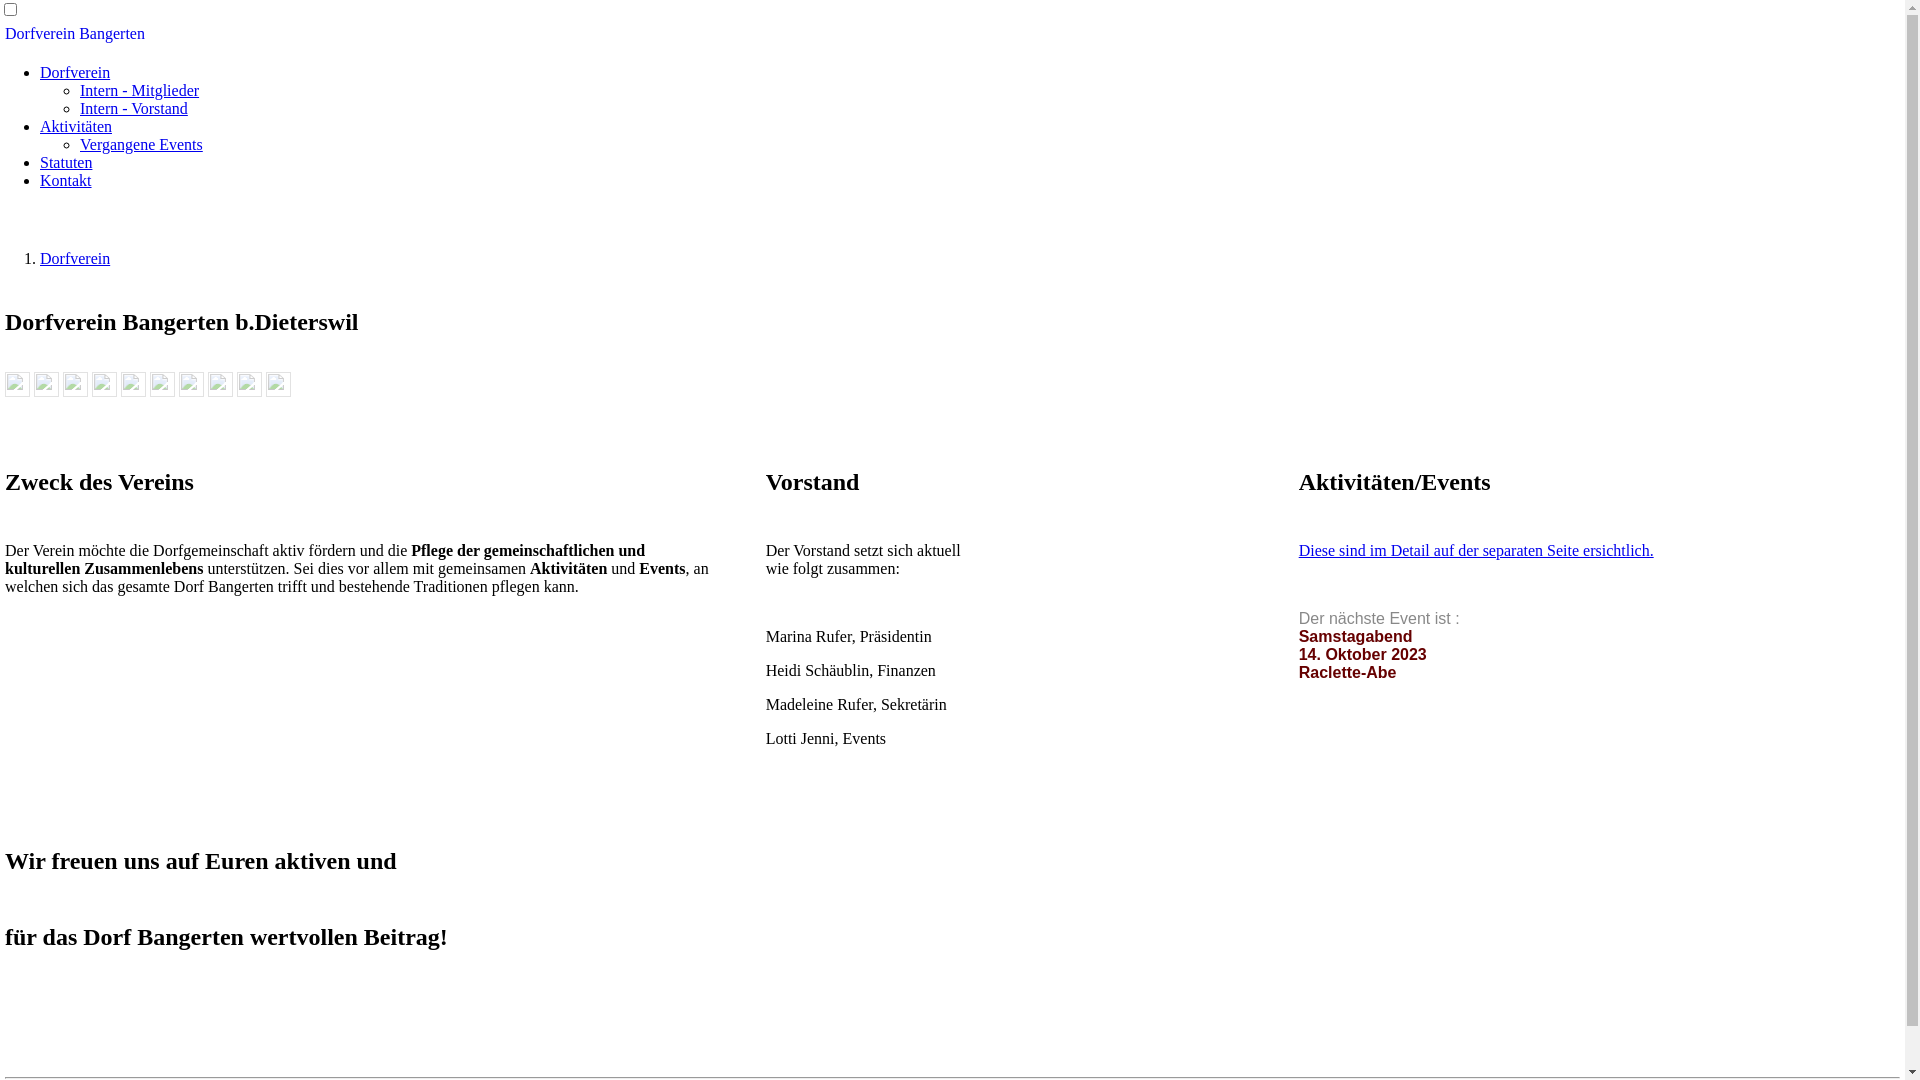 The height and width of the screenshot is (1080, 1920). I want to click on 'Vergangene Events', so click(80, 143).